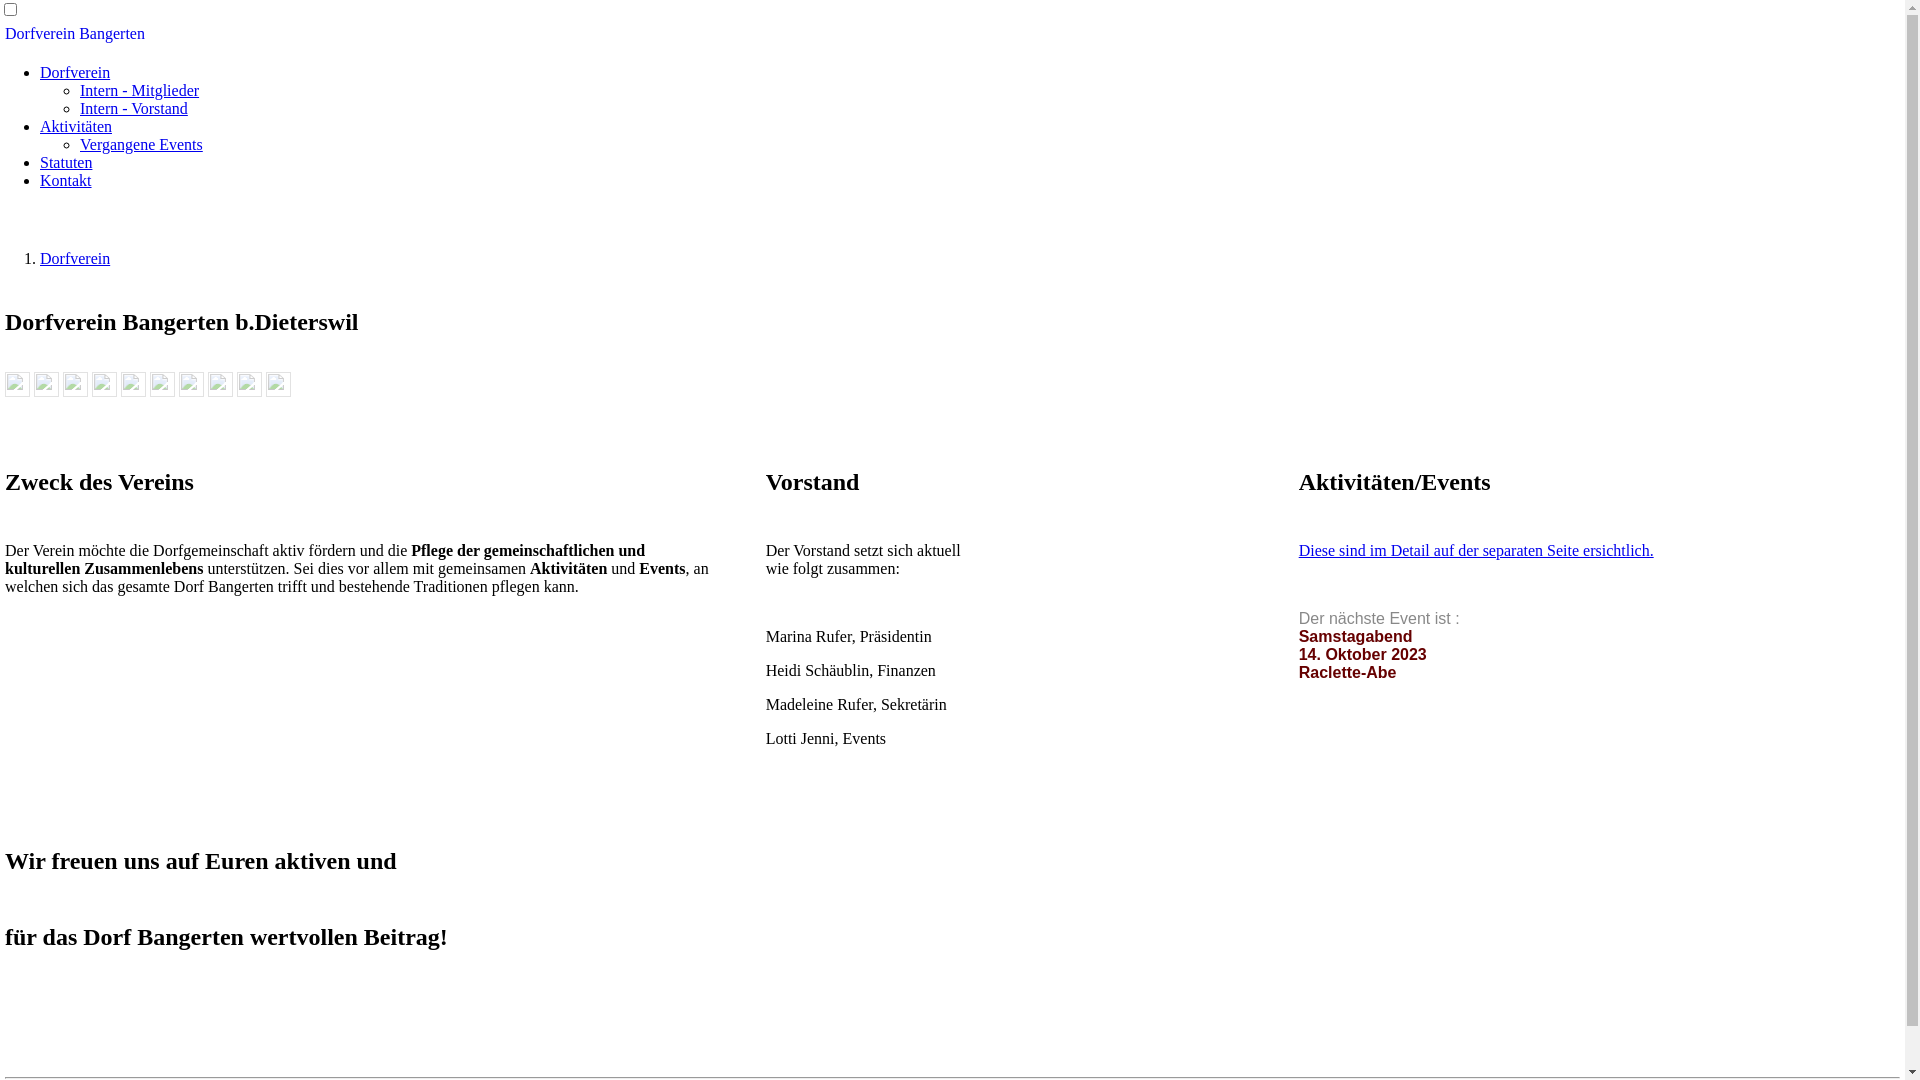 The height and width of the screenshot is (1080, 1920). I want to click on 'Vergangene Events', so click(80, 143).